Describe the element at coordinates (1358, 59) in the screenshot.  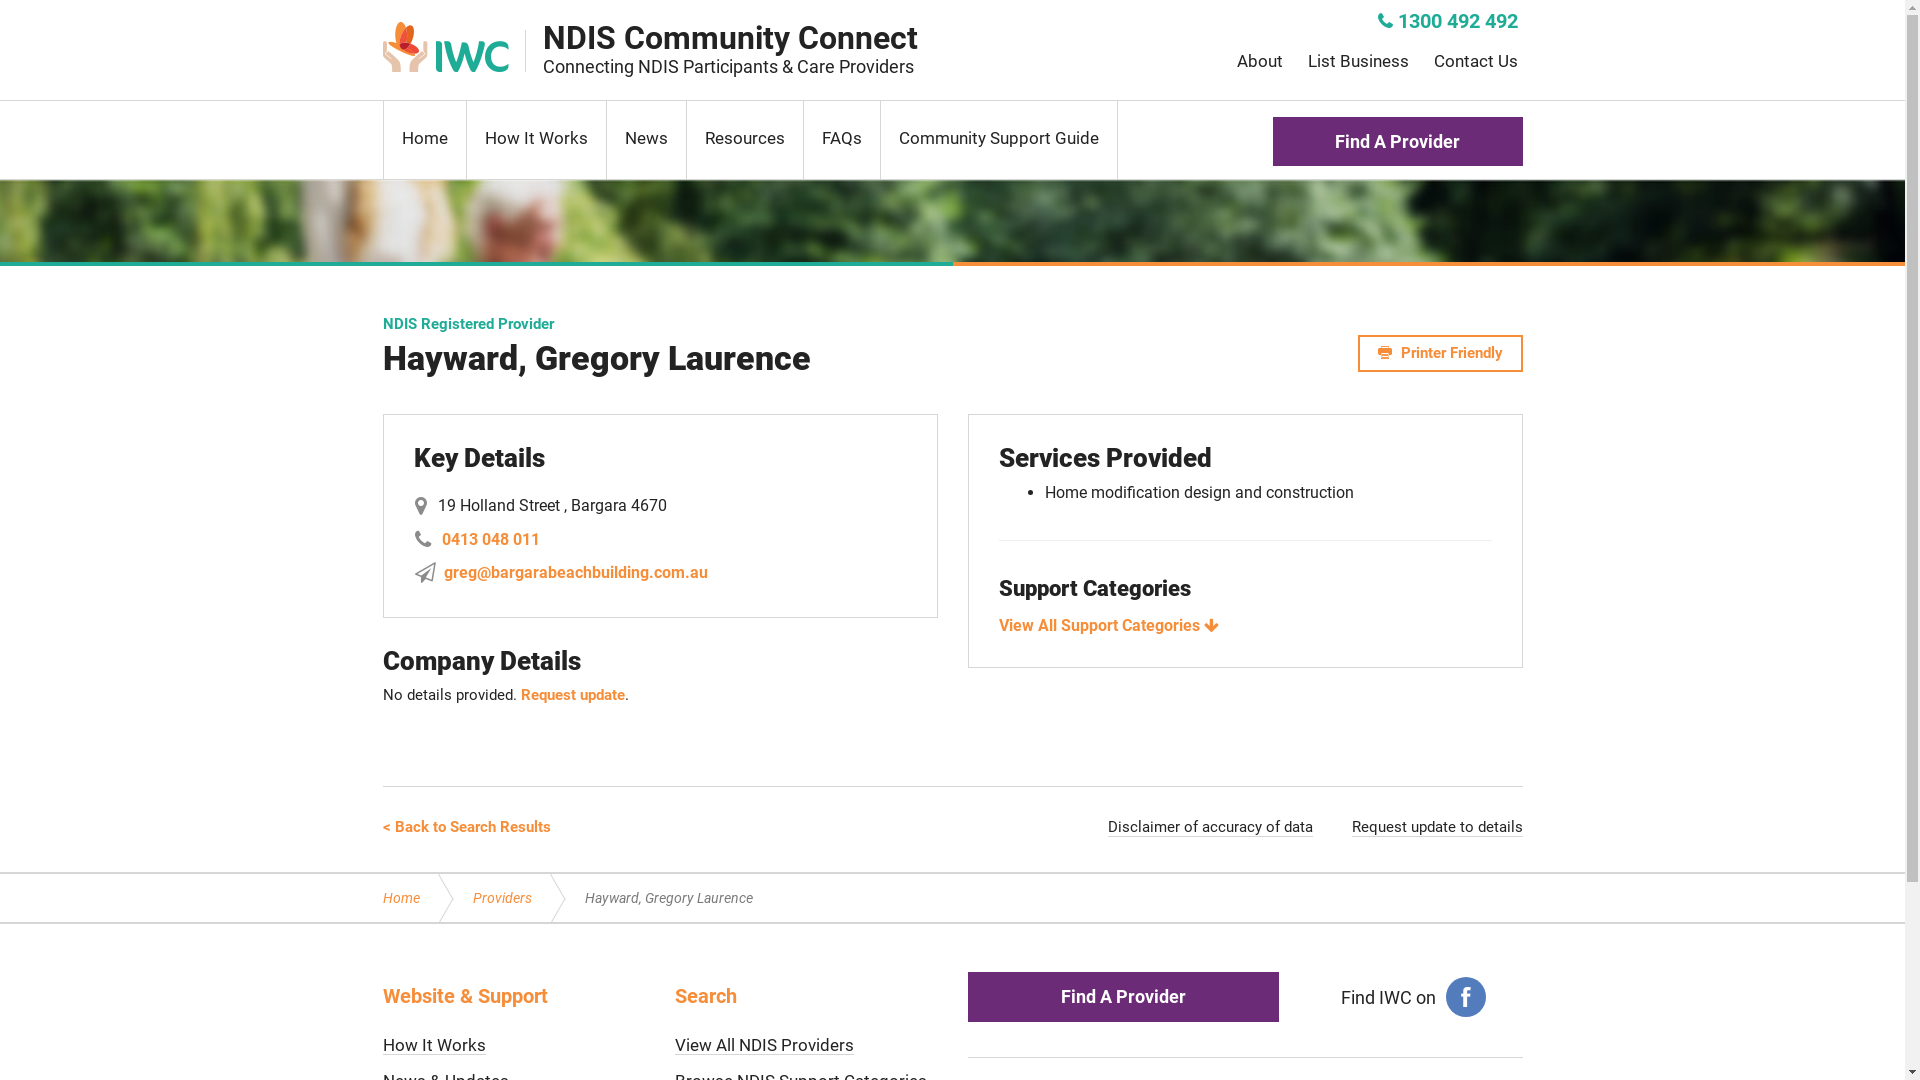
I see `'List Business'` at that location.